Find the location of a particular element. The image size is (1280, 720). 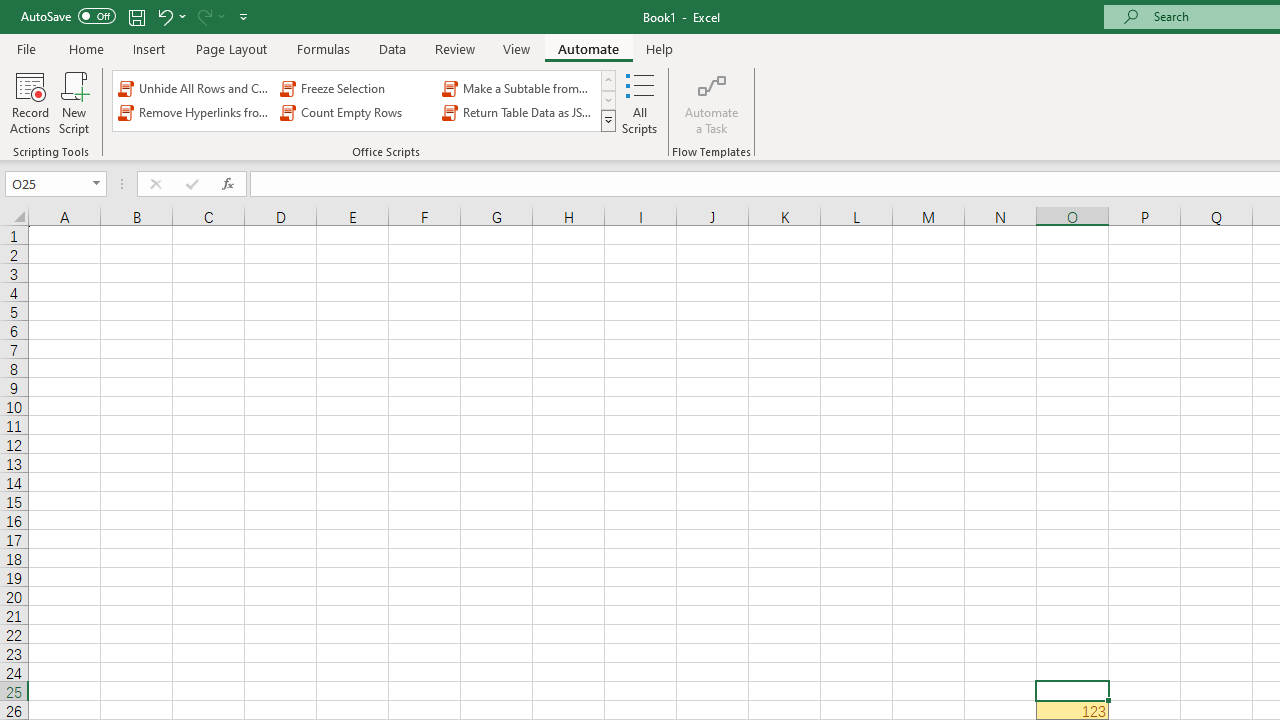

'Freeze Selection' is located at coordinates (357, 87).